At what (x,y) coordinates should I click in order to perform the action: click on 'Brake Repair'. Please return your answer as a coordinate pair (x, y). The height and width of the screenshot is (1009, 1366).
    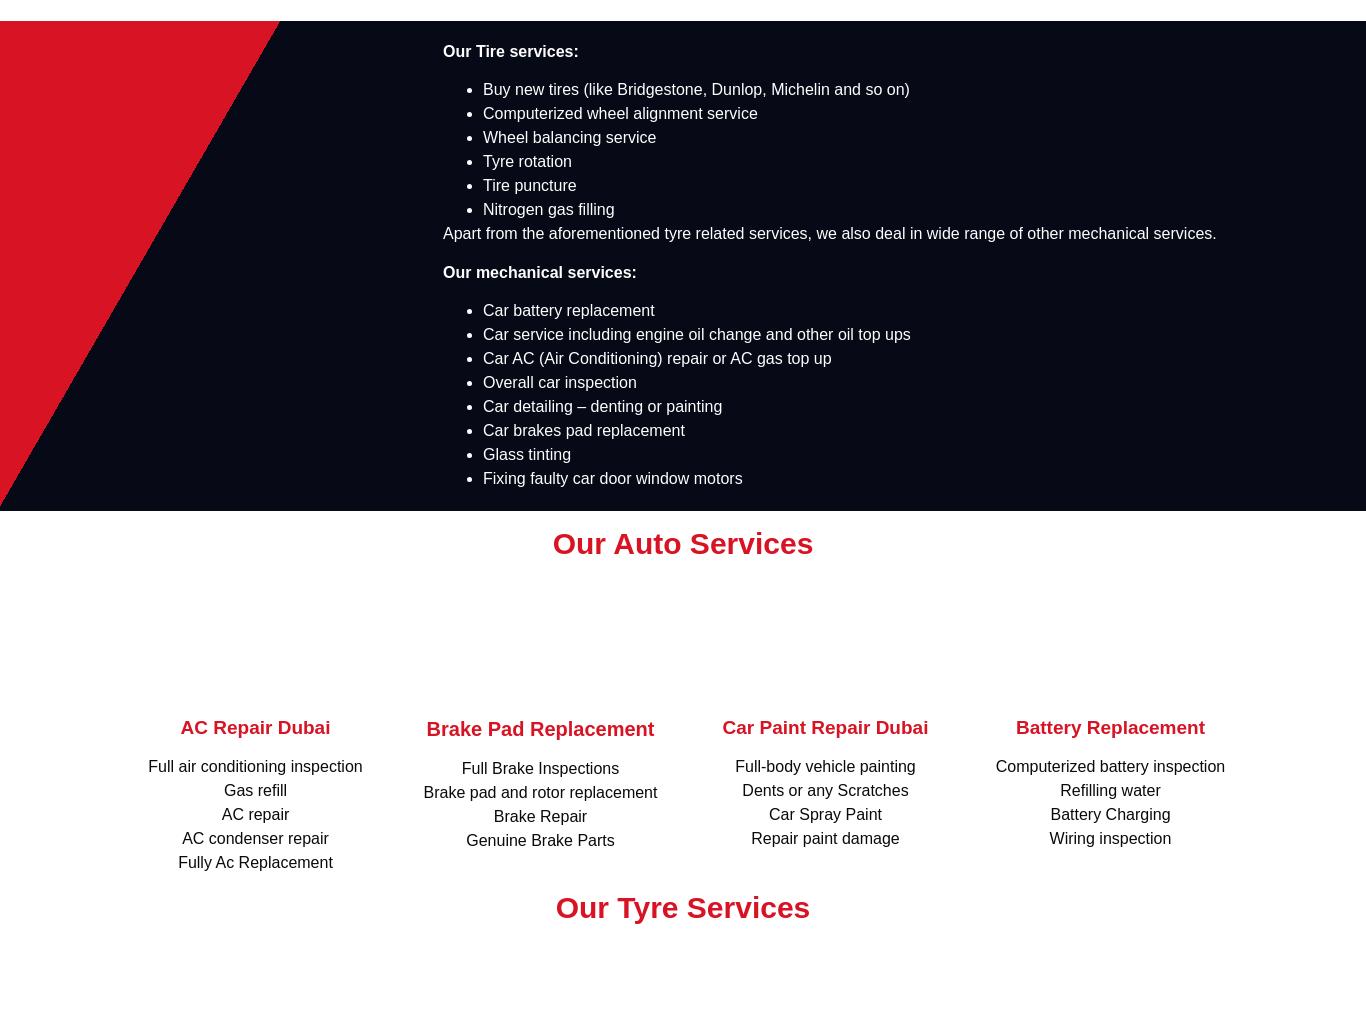
    Looking at the image, I should click on (492, 815).